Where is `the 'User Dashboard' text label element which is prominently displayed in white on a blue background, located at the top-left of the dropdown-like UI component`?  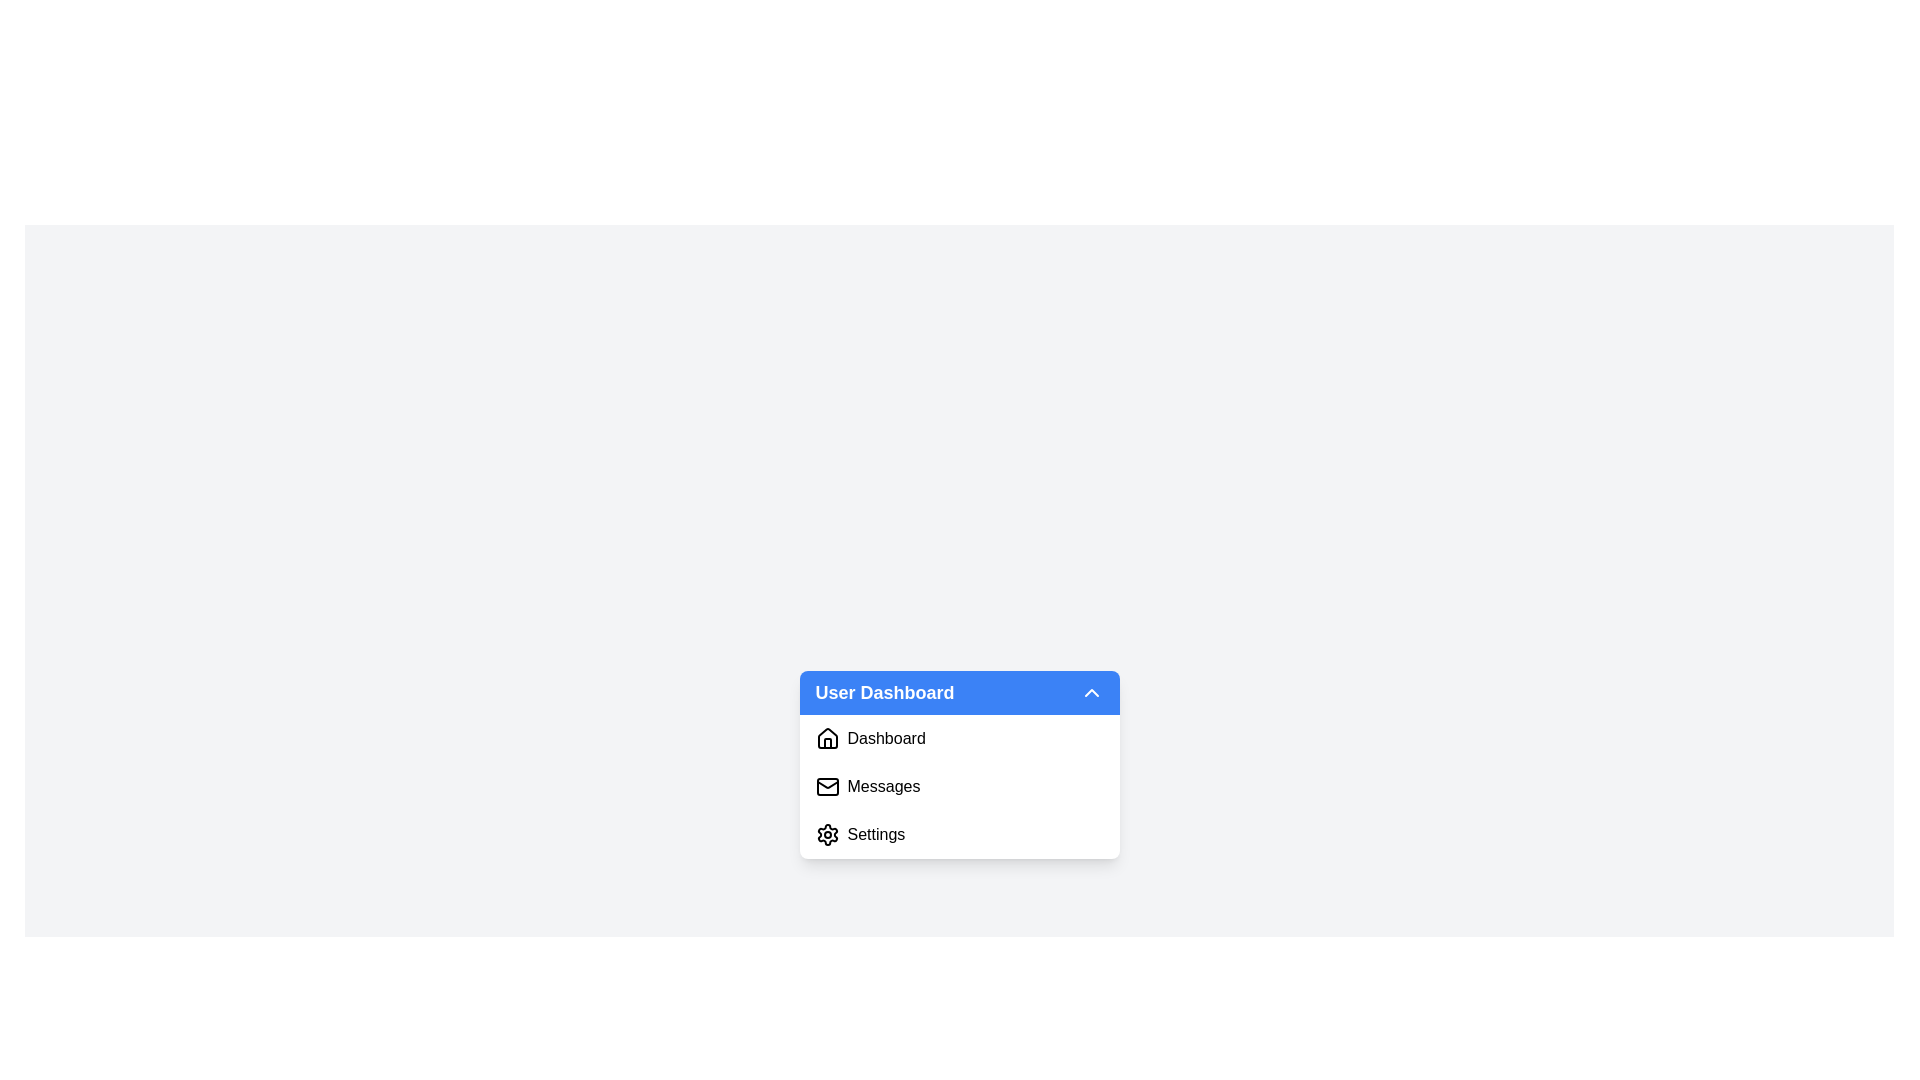
the 'User Dashboard' text label element which is prominently displayed in white on a blue background, located at the top-left of the dropdown-like UI component is located at coordinates (883, 692).